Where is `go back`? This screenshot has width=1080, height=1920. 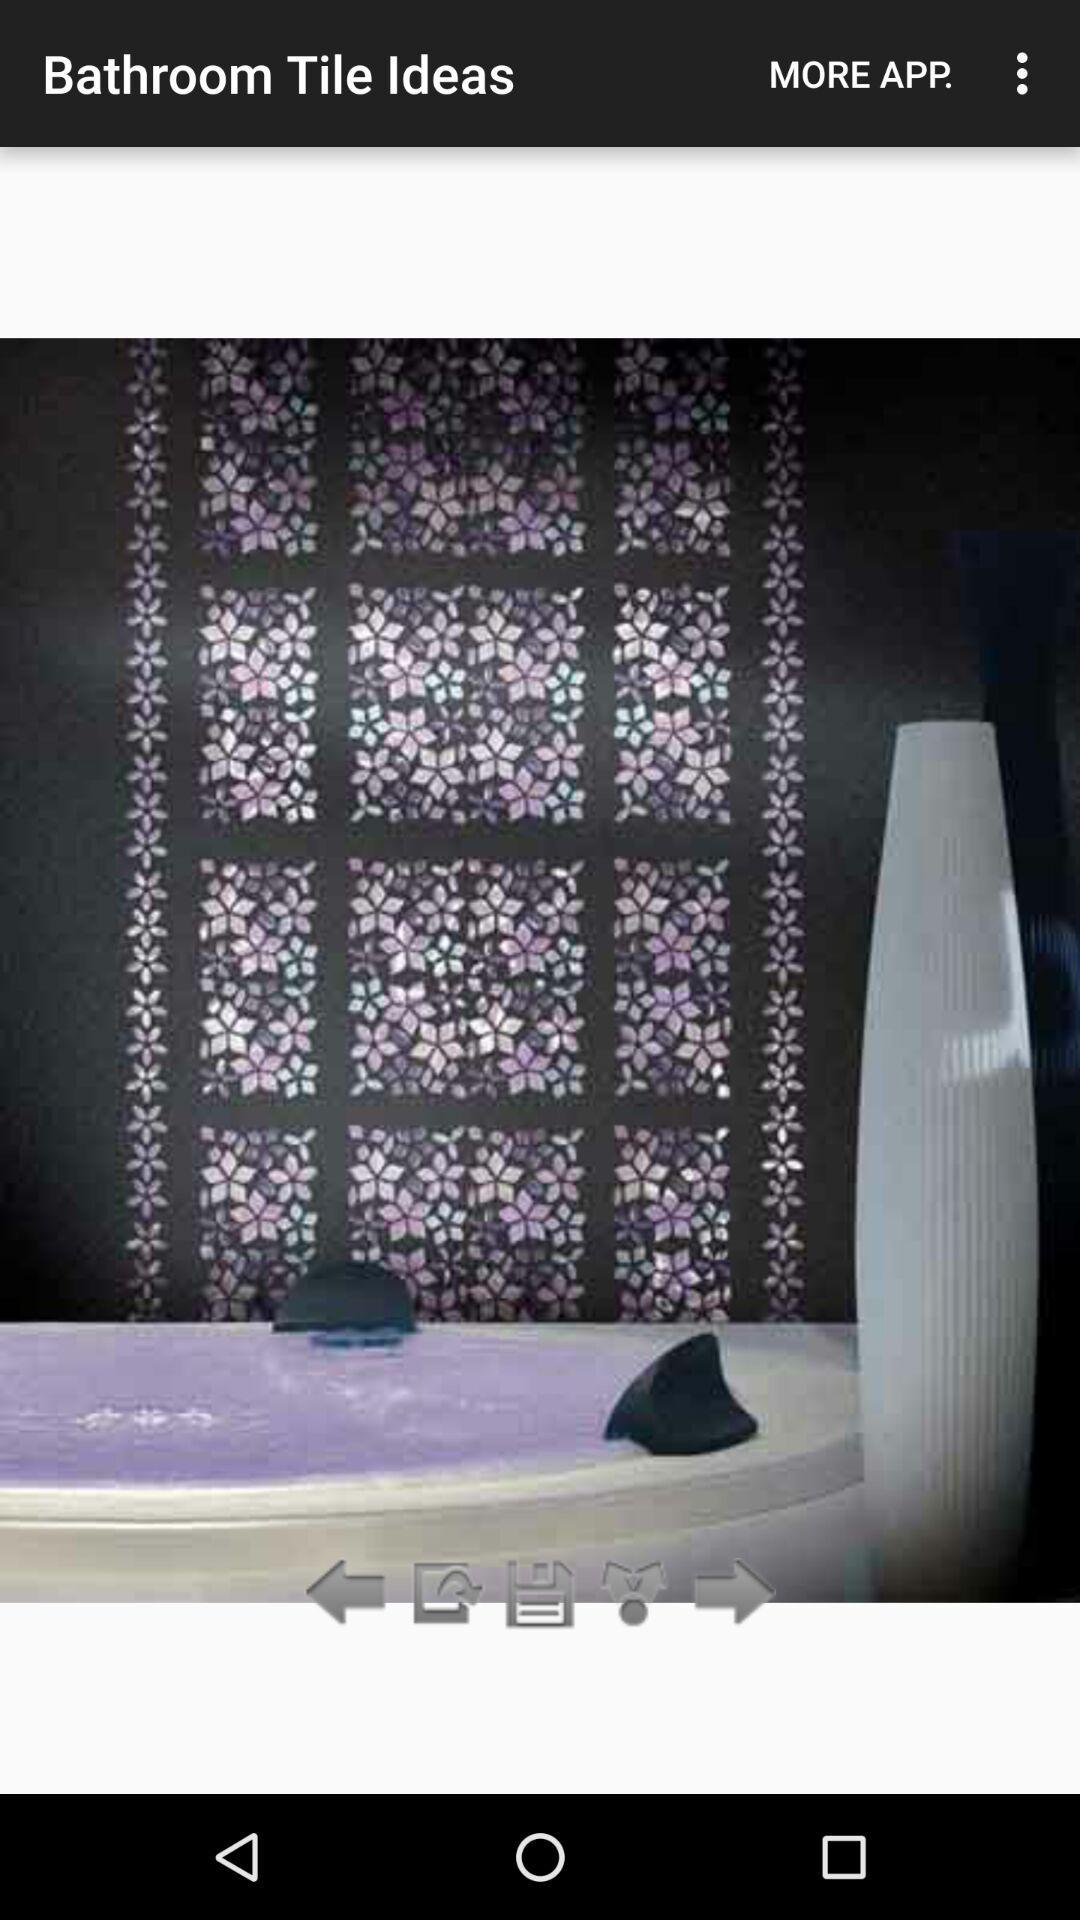
go back is located at coordinates (350, 1593).